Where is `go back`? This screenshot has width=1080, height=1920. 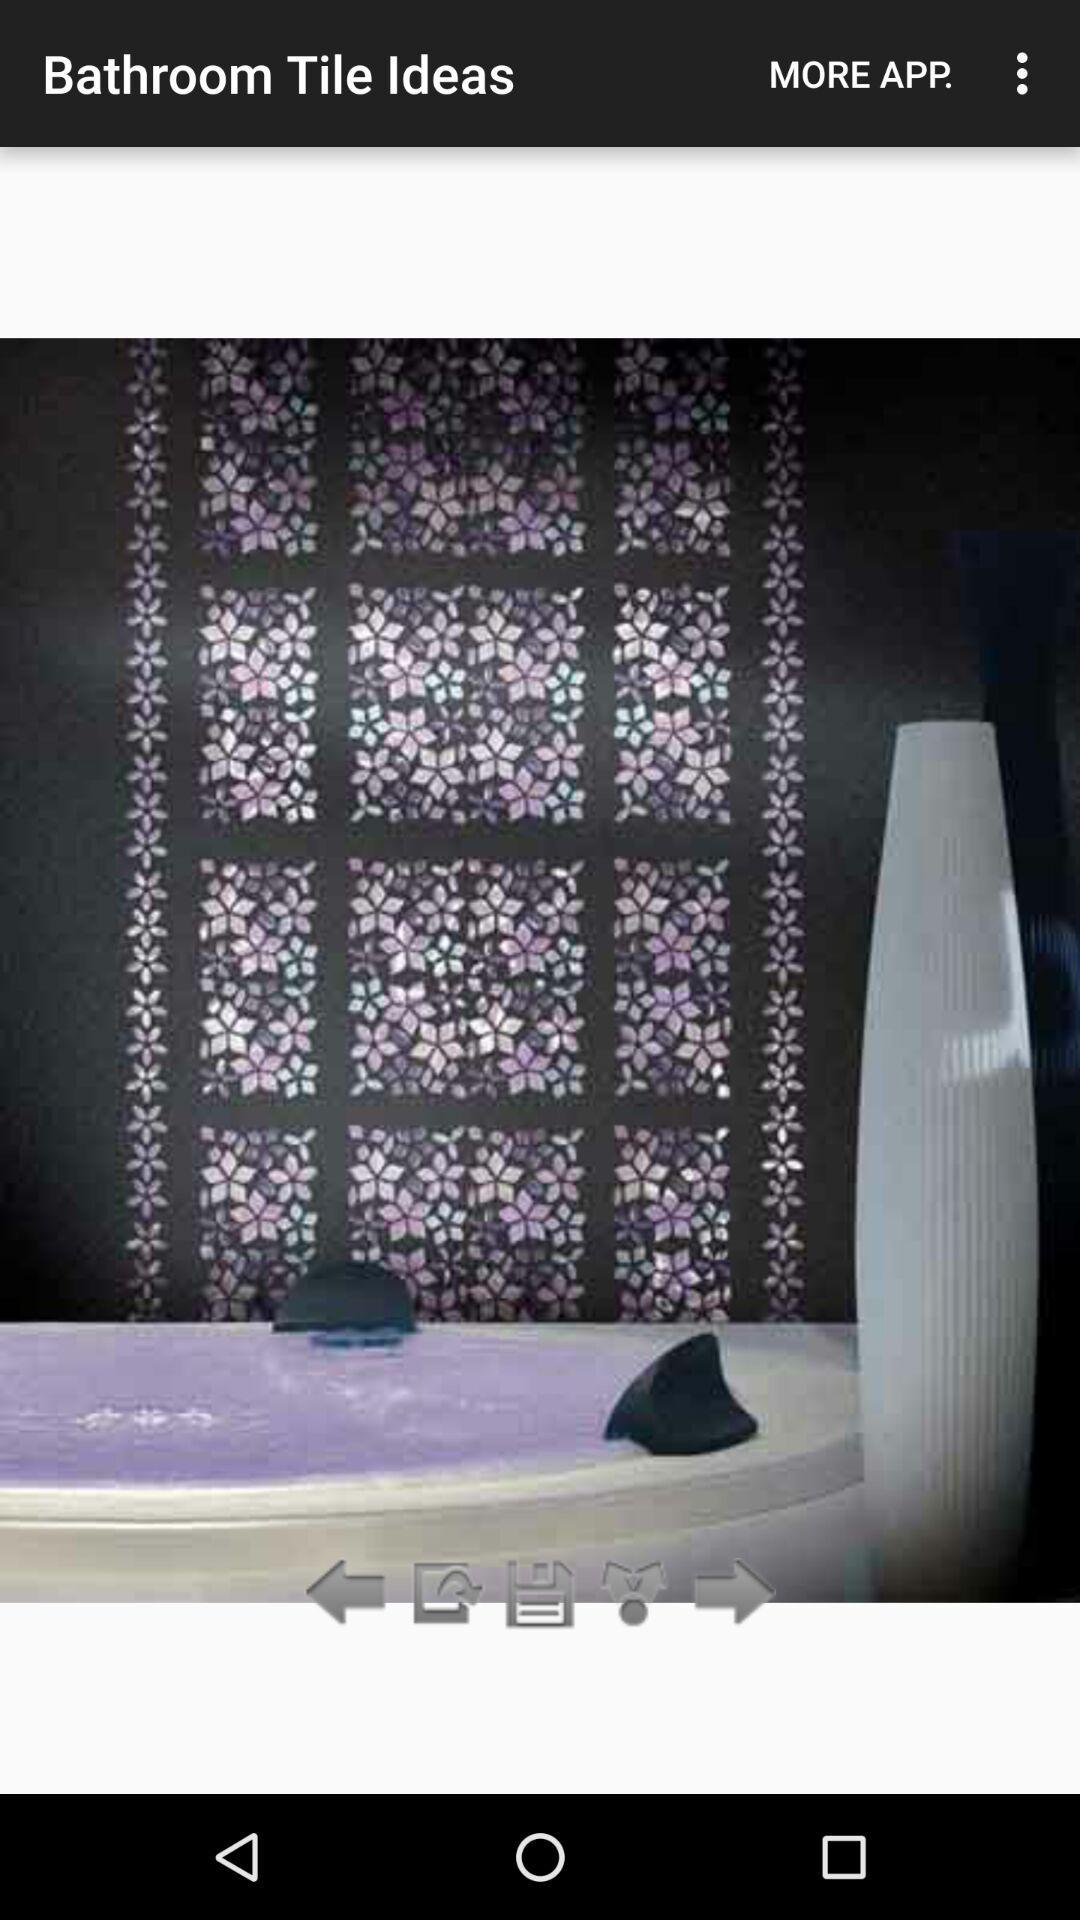
go back is located at coordinates (350, 1593).